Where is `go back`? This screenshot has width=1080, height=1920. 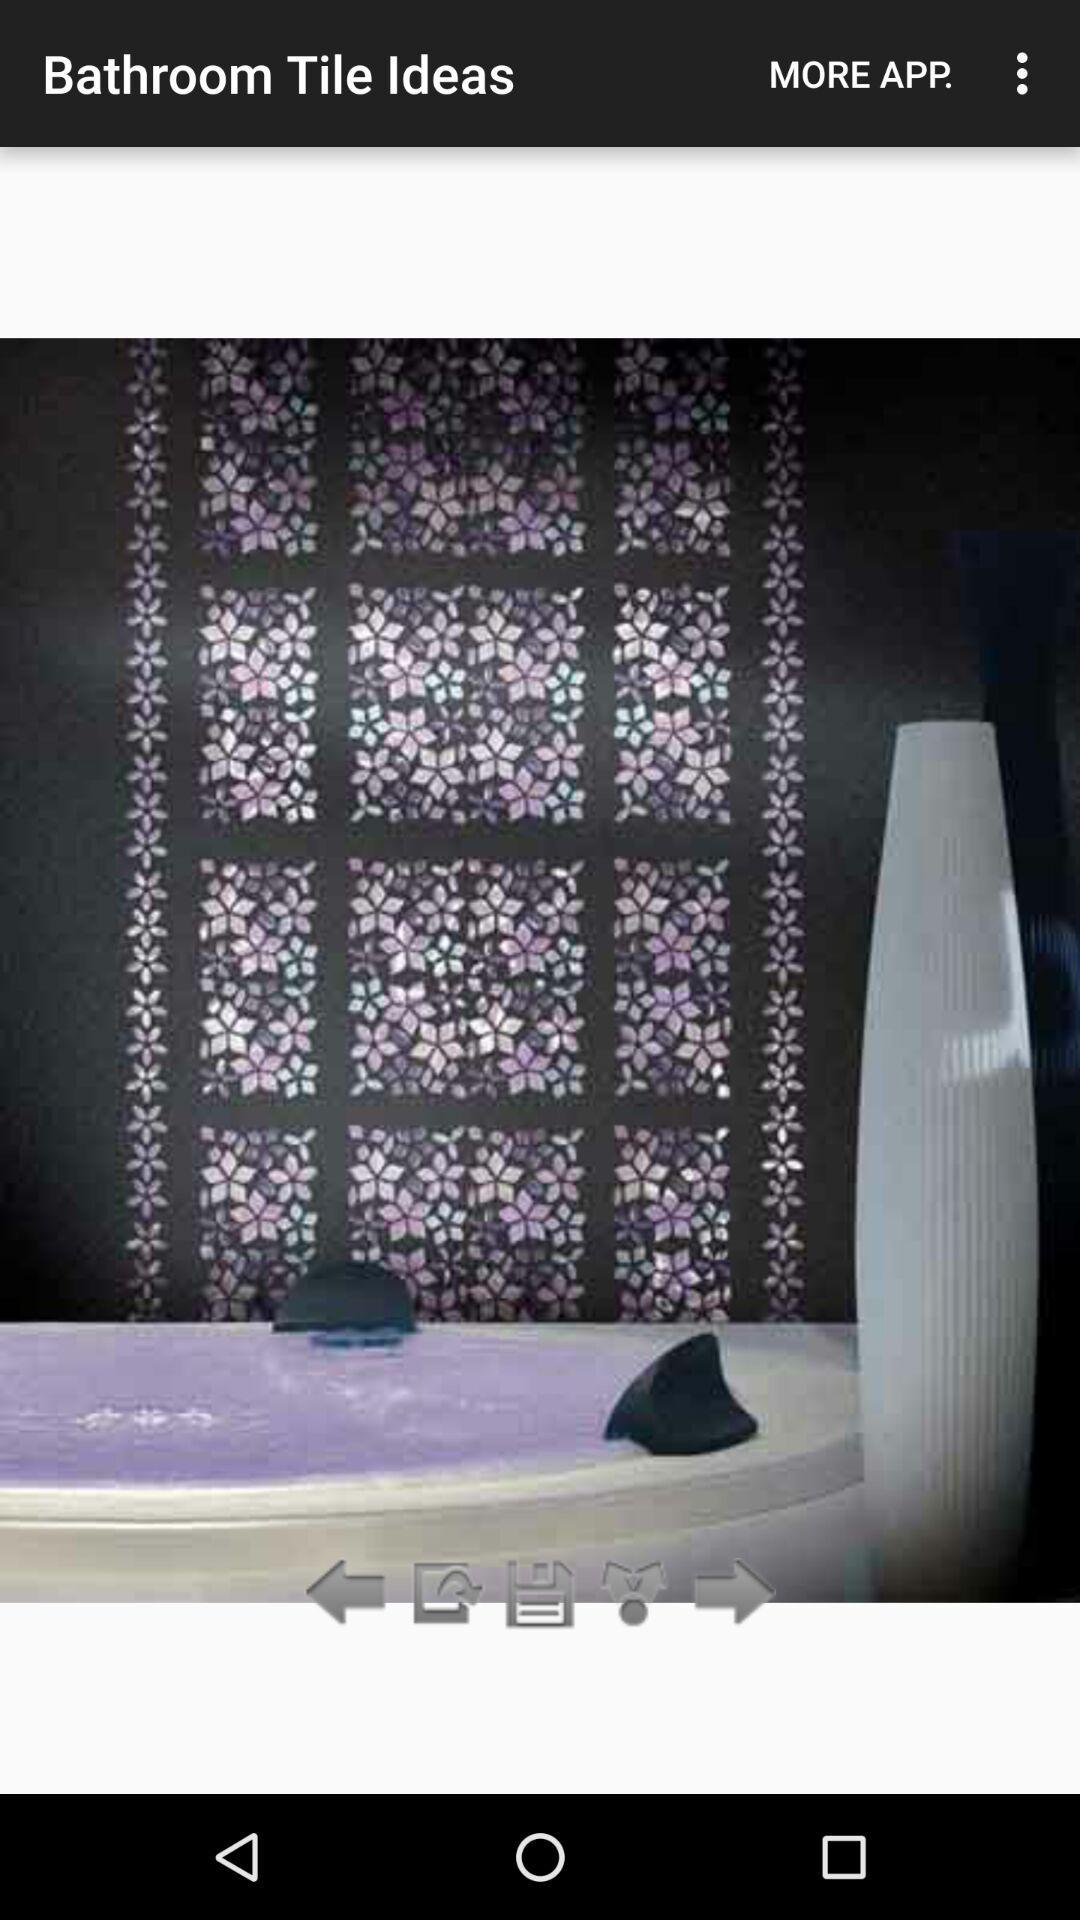
go back is located at coordinates (350, 1593).